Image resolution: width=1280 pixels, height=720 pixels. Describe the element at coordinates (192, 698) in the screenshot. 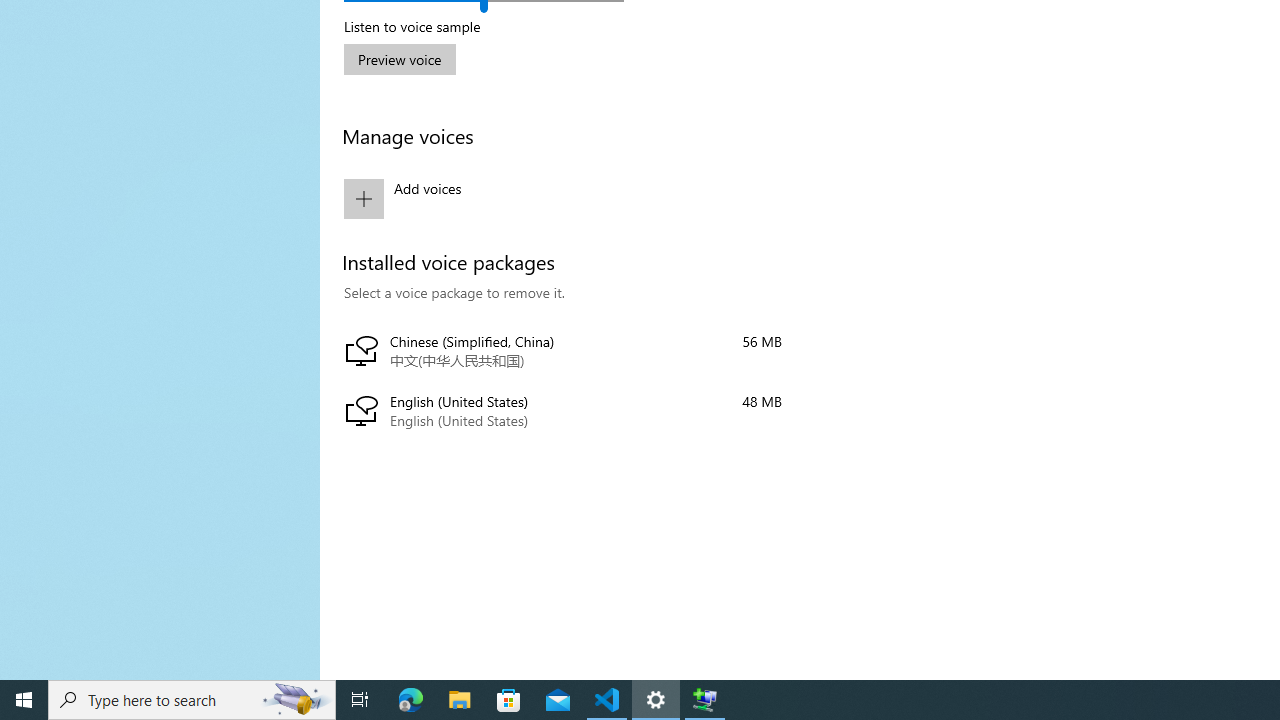

I see `'Type here to search'` at that location.